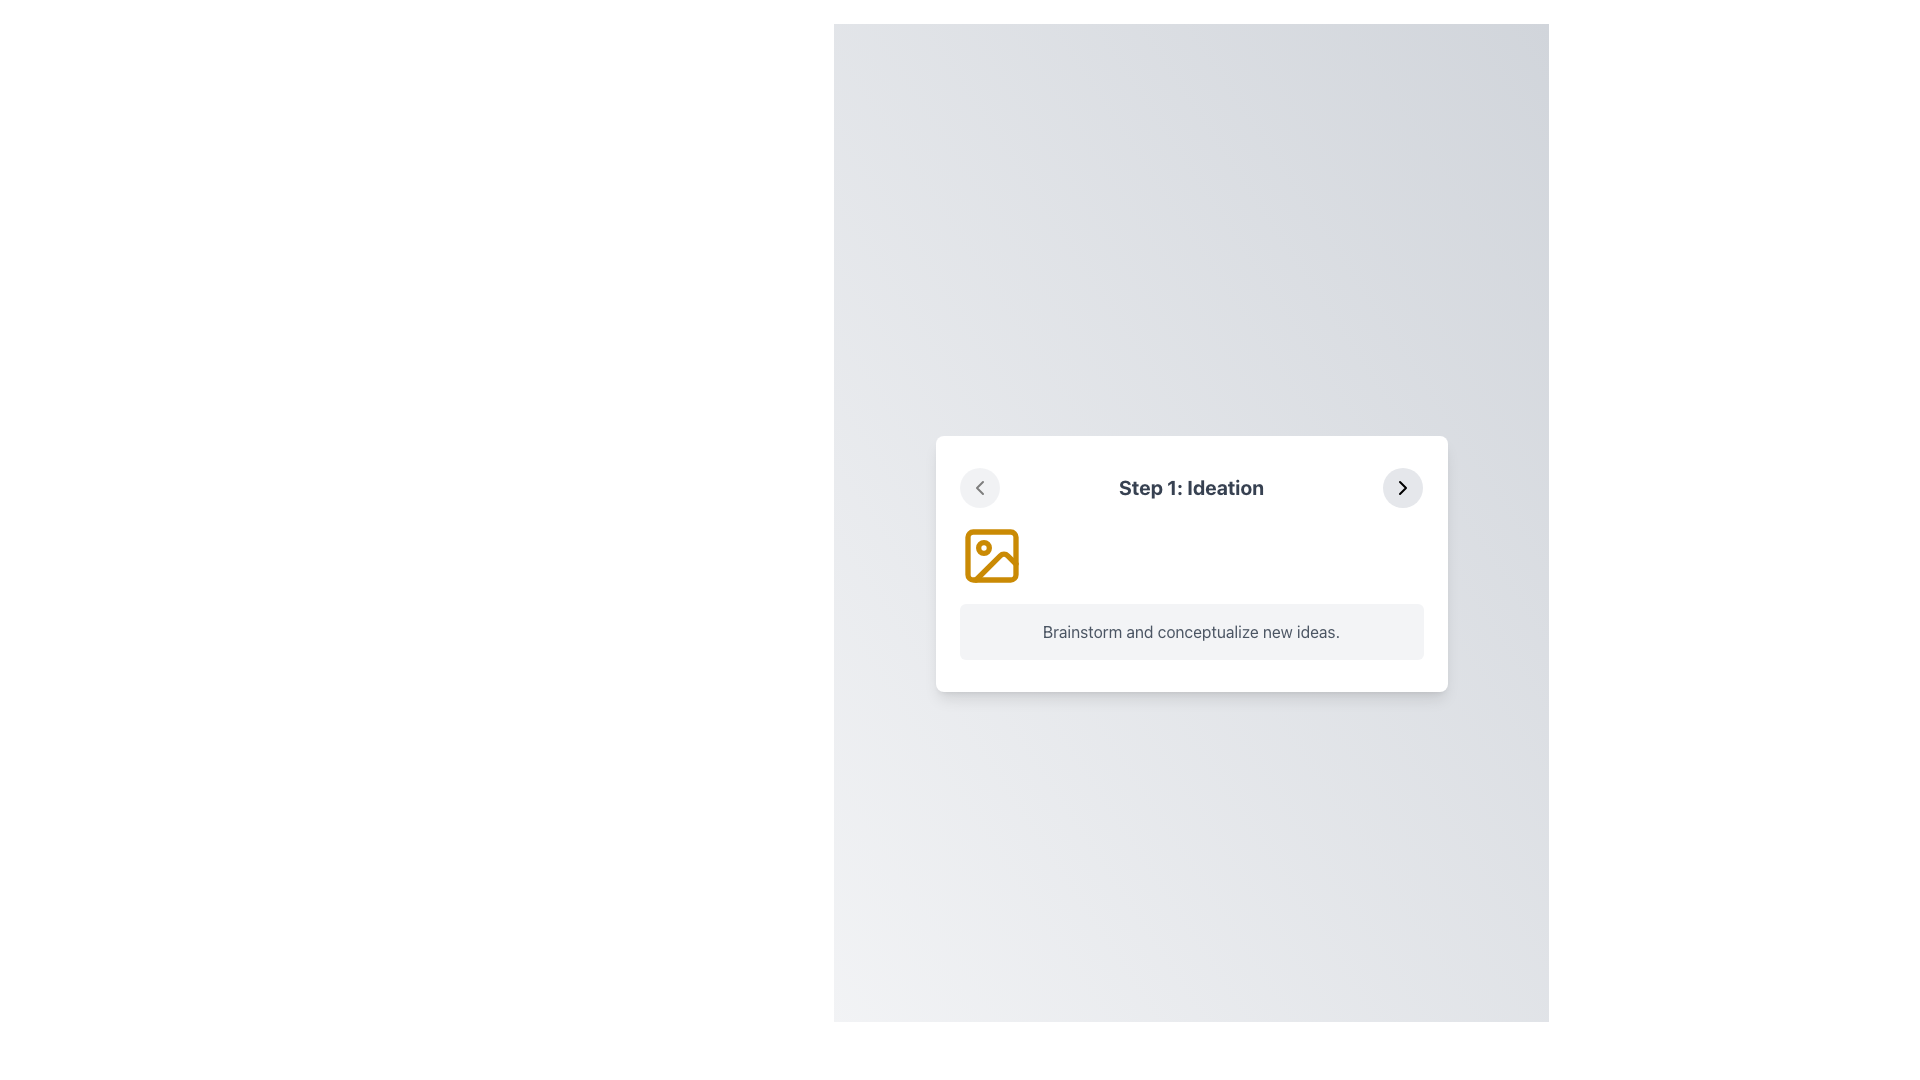  Describe the element at coordinates (1402, 488) in the screenshot. I see `the rightmost navigation button` at that location.